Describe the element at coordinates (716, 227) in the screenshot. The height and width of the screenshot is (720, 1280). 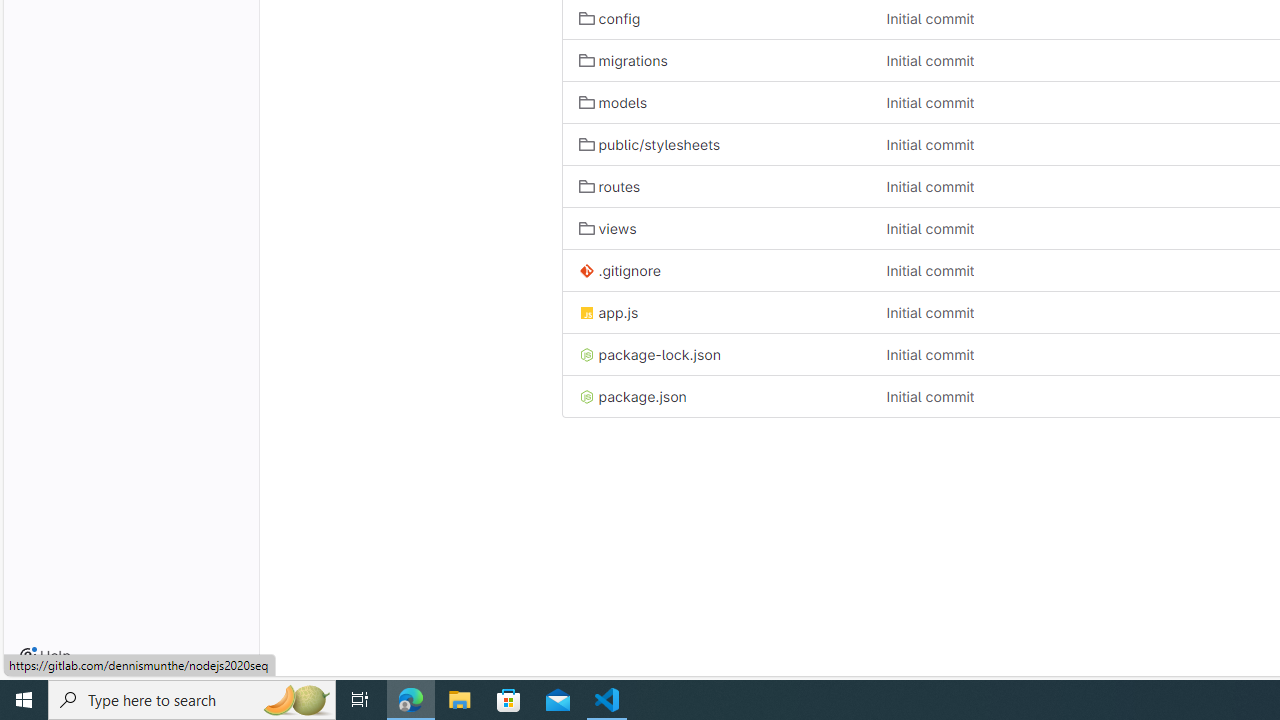
I see `'views'` at that location.